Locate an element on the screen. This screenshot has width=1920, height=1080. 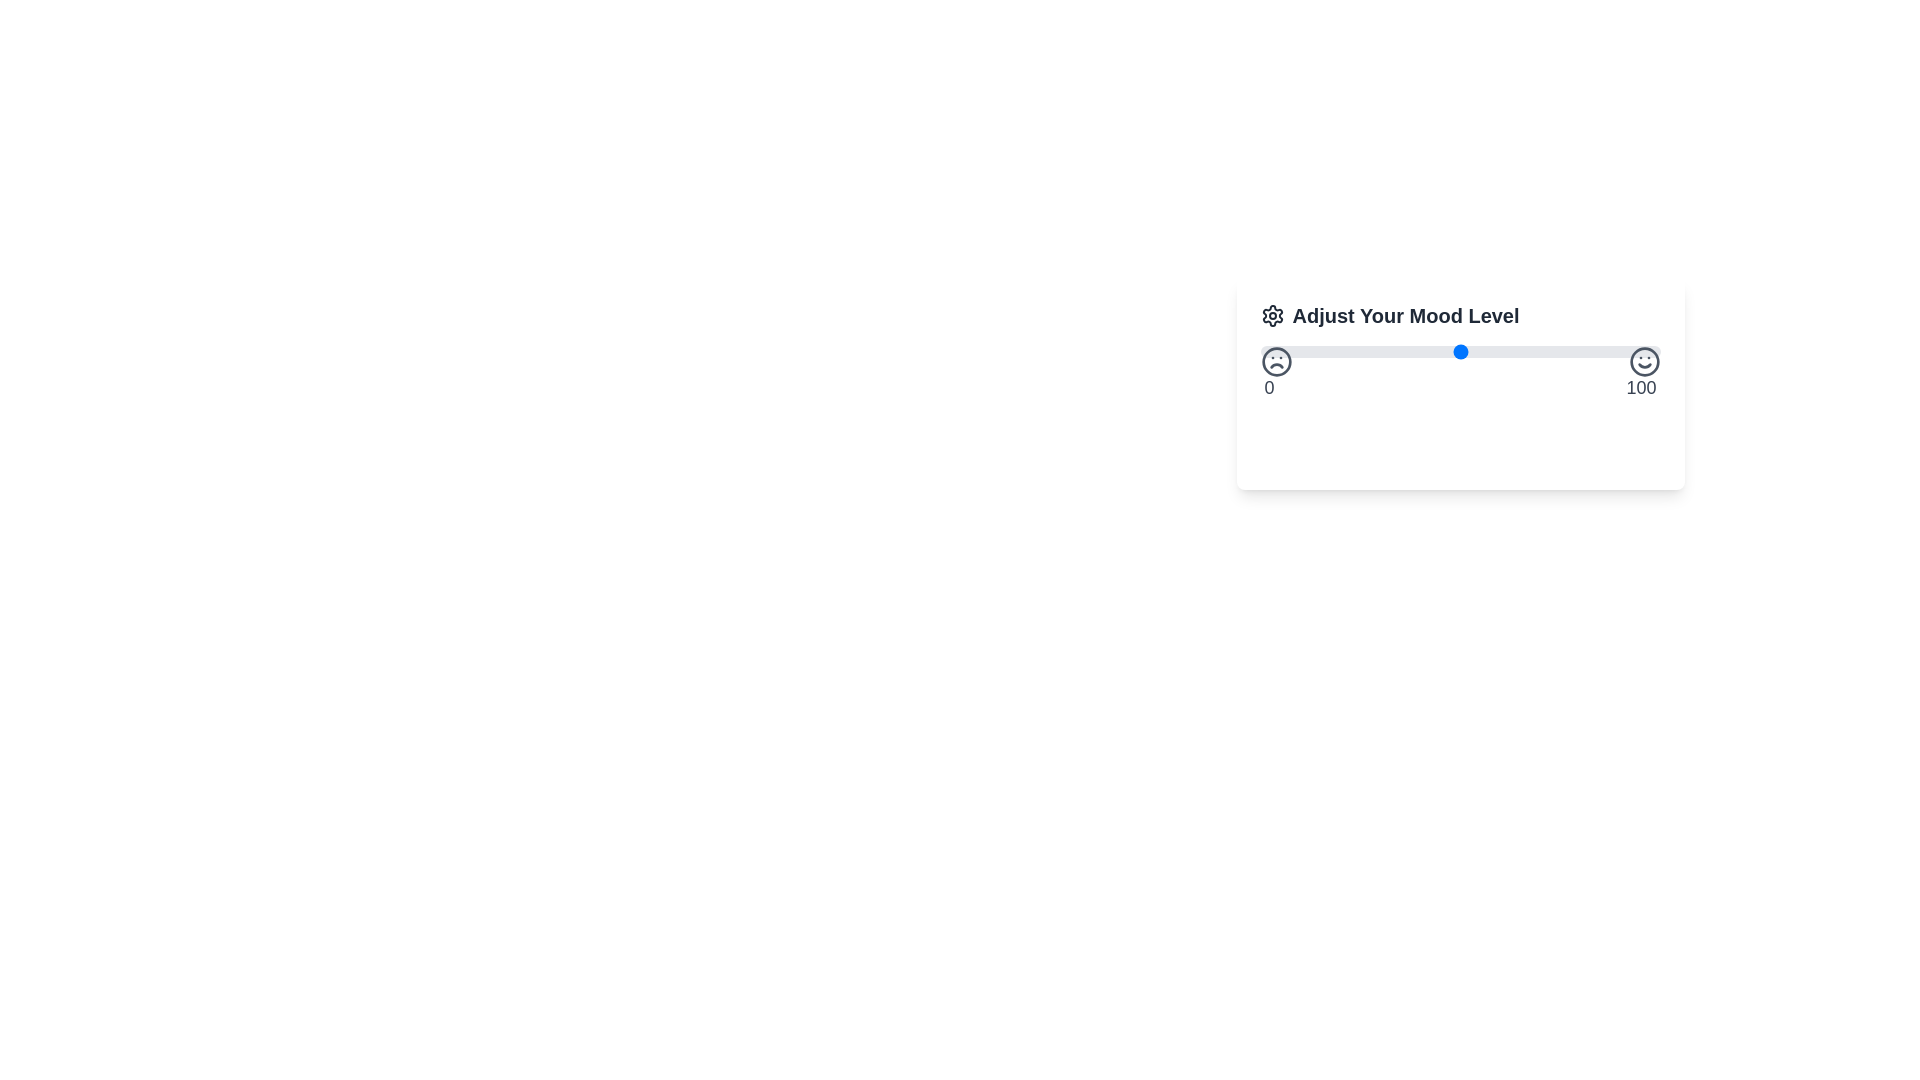
mood level is located at coordinates (1431, 350).